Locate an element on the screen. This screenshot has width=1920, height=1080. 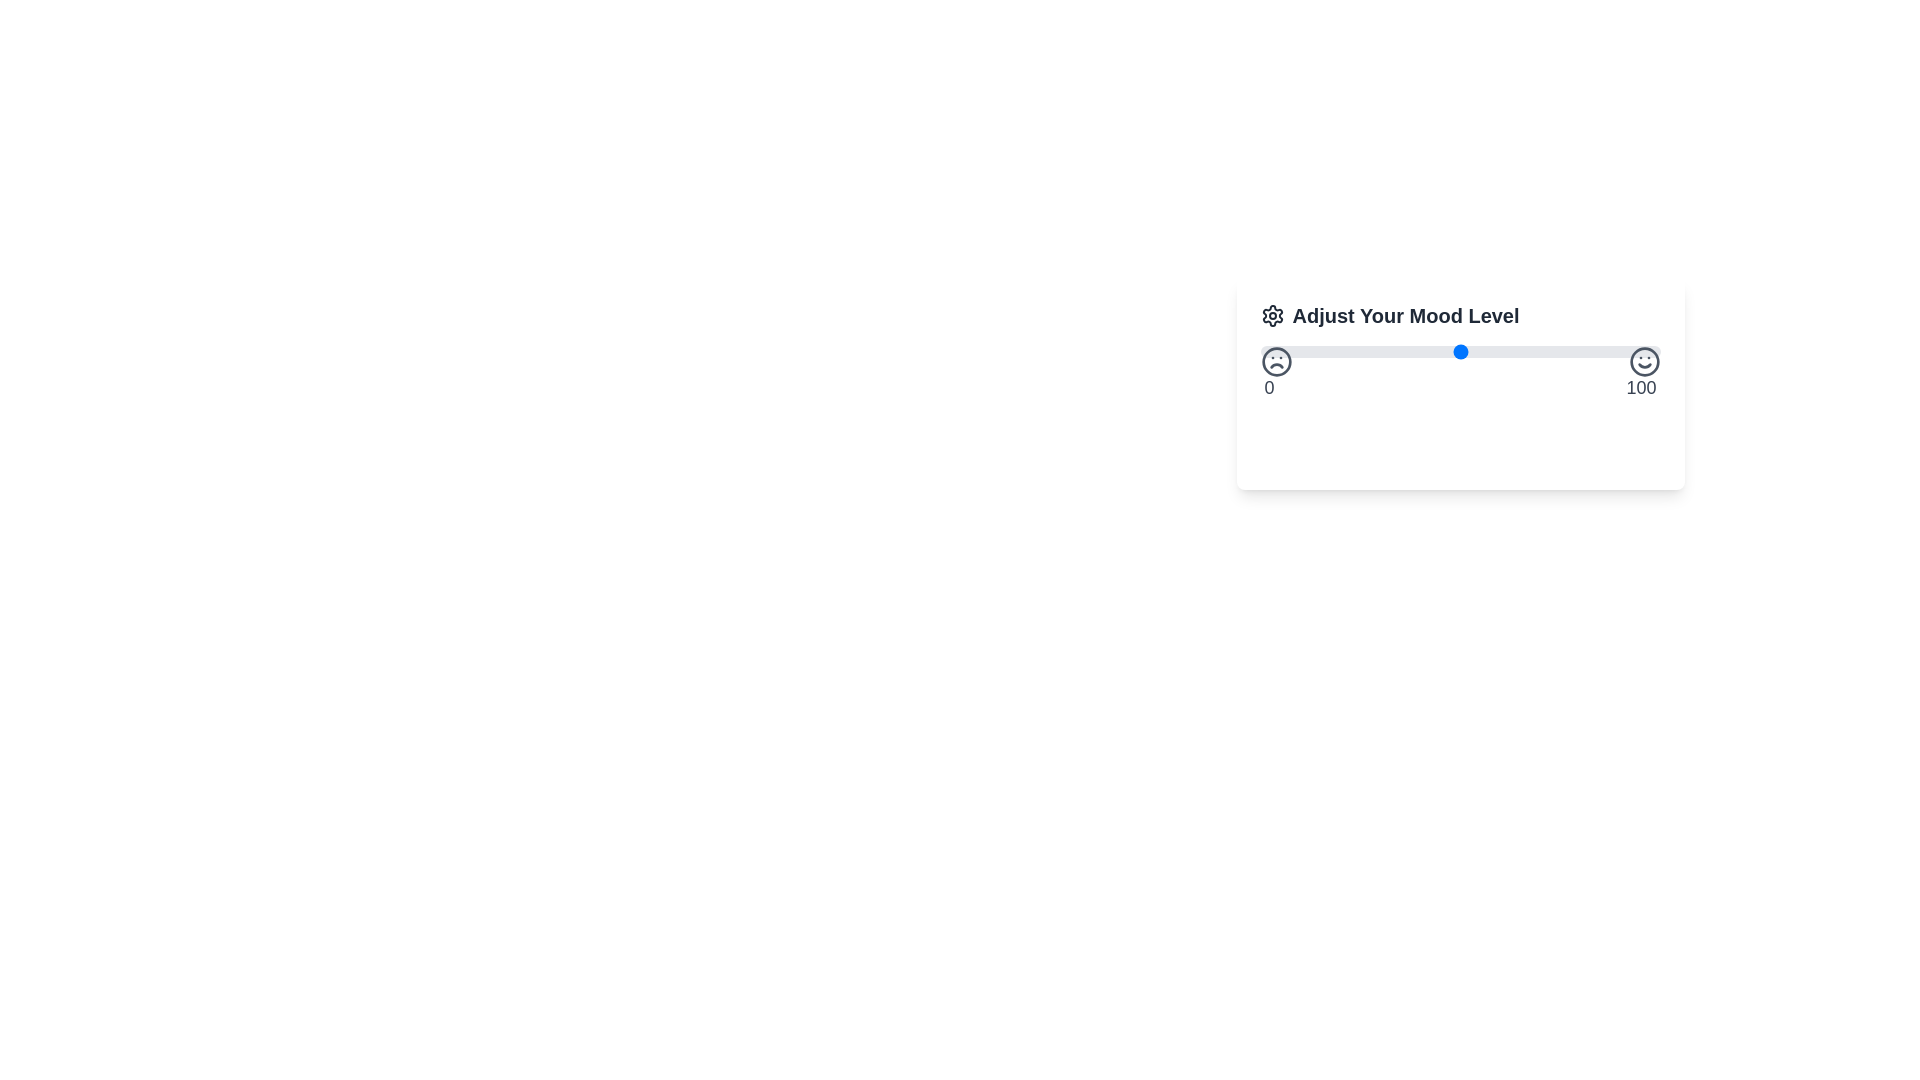
mood level is located at coordinates (1431, 350).